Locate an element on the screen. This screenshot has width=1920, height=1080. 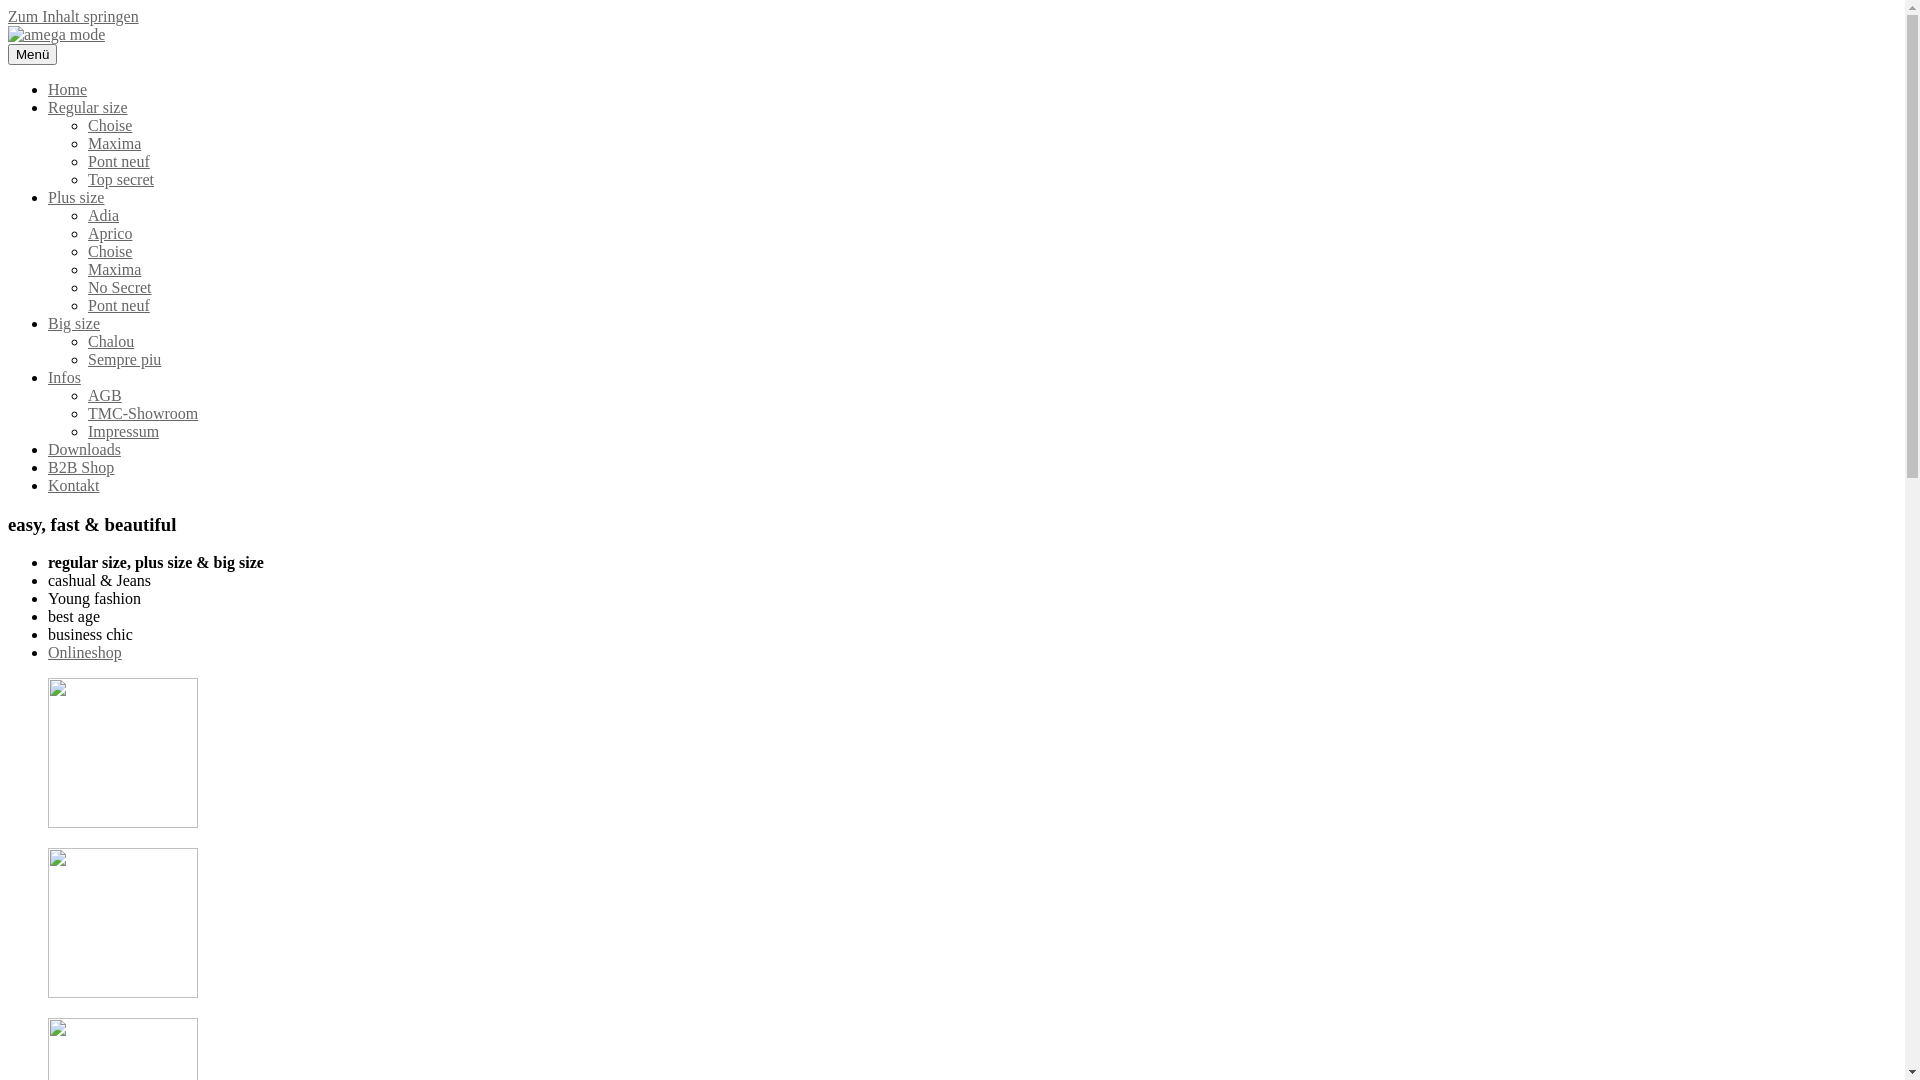
'Pont neuf' is located at coordinates (118, 160).